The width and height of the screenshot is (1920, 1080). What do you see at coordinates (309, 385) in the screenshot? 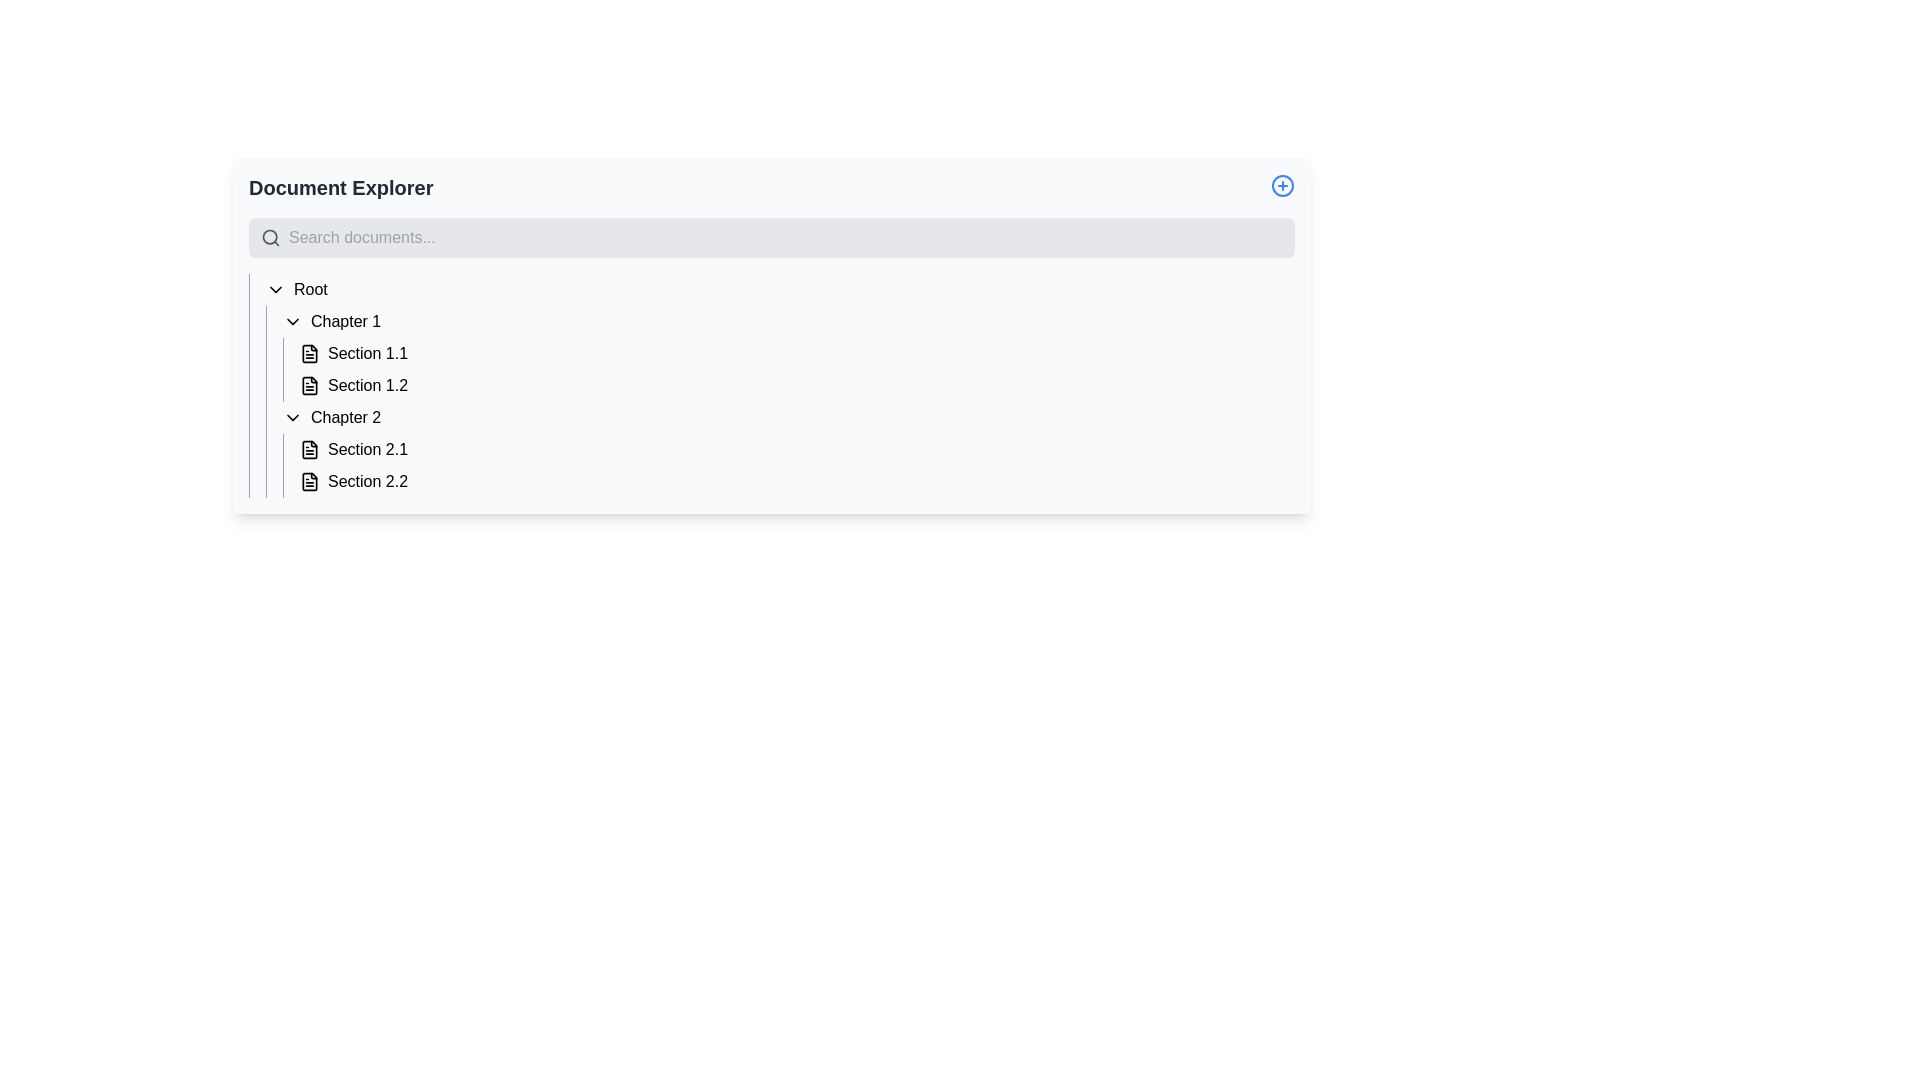
I see `the small document icon located to the left of the text 'Section 1.2' in the document hierarchy` at bounding box center [309, 385].